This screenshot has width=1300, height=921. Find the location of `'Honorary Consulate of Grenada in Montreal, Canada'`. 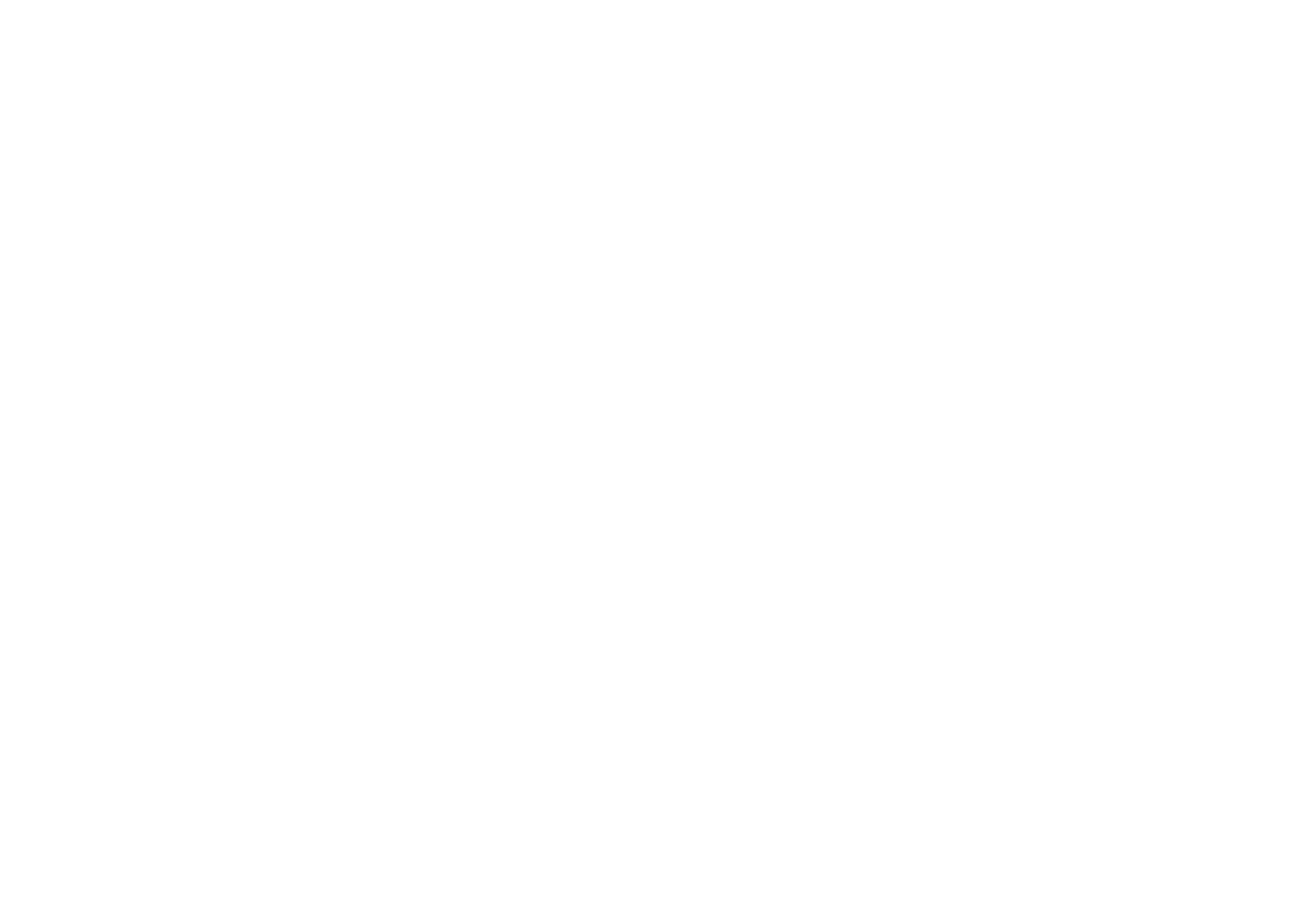

'Honorary Consulate of Grenada in Montreal, Canada' is located at coordinates (395, 768).